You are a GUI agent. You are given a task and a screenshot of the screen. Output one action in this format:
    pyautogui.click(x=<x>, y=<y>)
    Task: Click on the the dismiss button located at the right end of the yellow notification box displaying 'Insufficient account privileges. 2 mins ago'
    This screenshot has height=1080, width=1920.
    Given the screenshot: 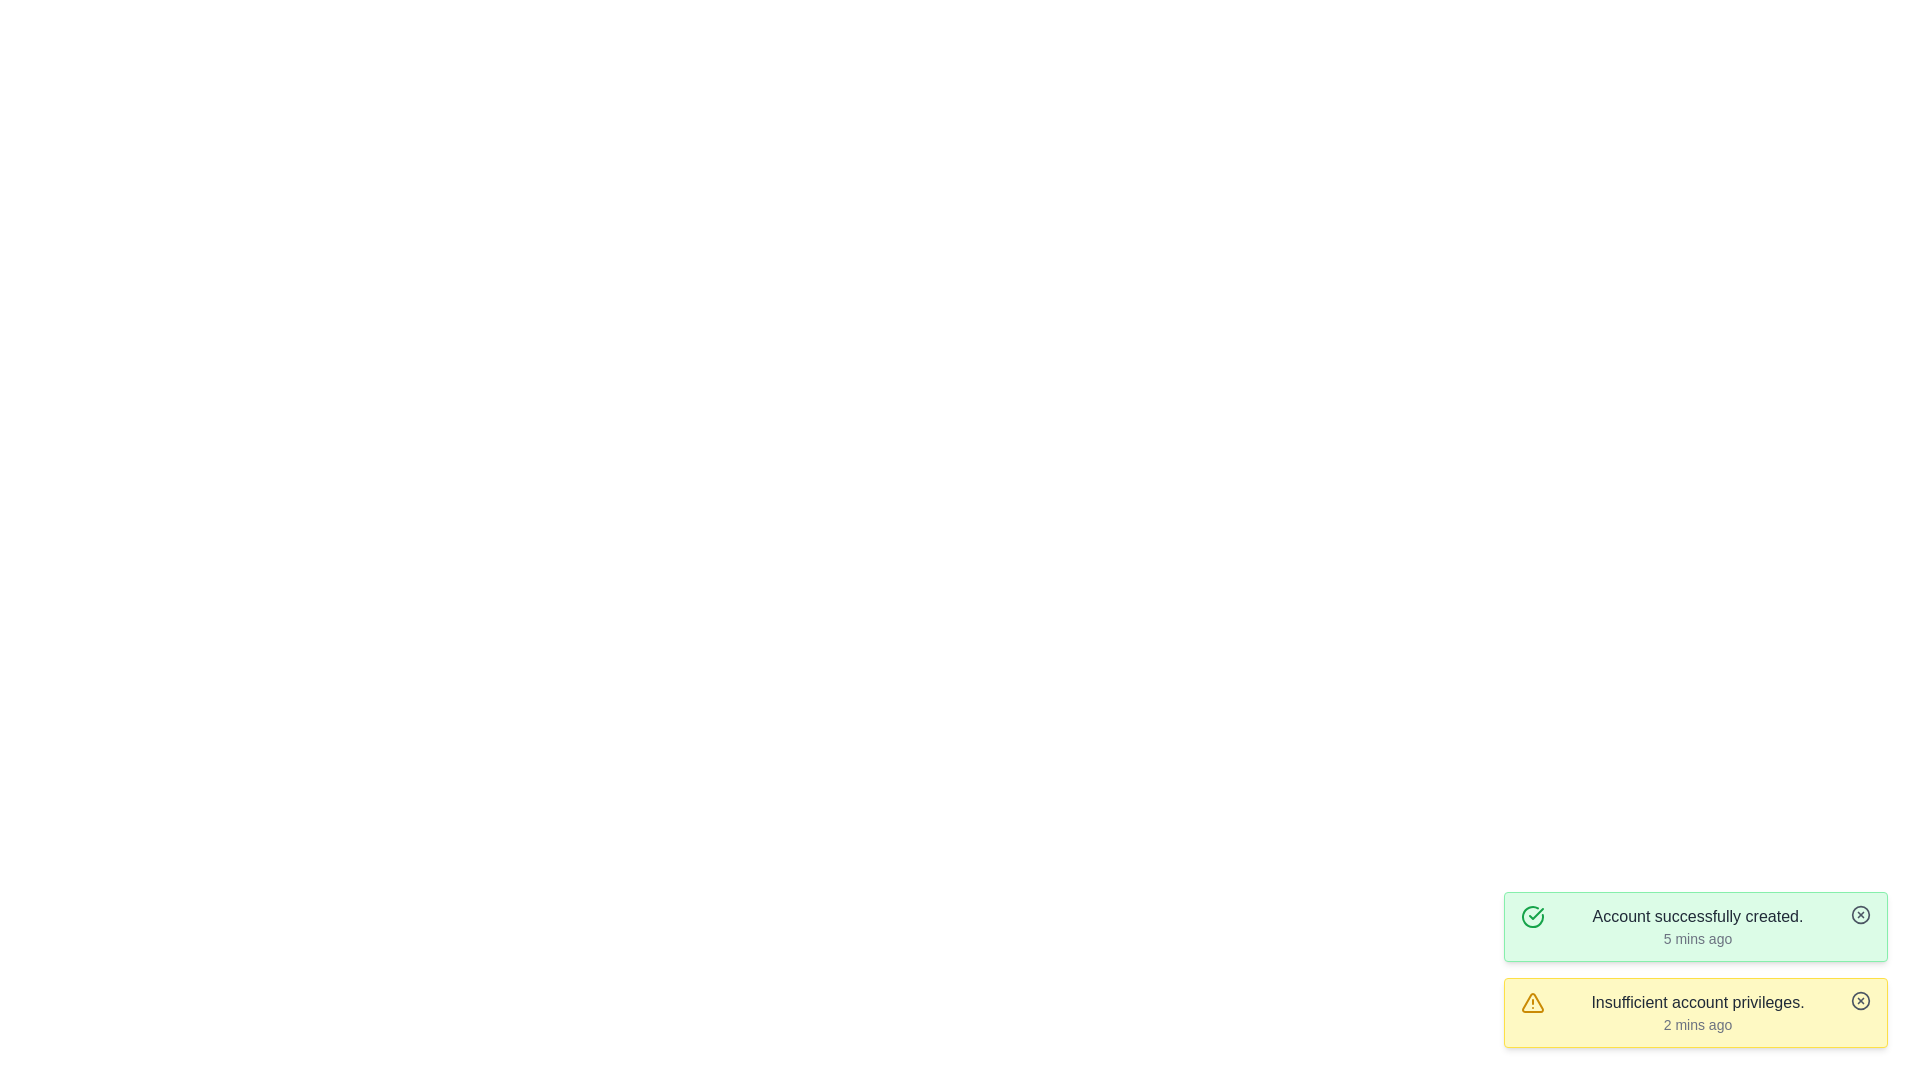 What is the action you would take?
    pyautogui.click(x=1860, y=1001)
    